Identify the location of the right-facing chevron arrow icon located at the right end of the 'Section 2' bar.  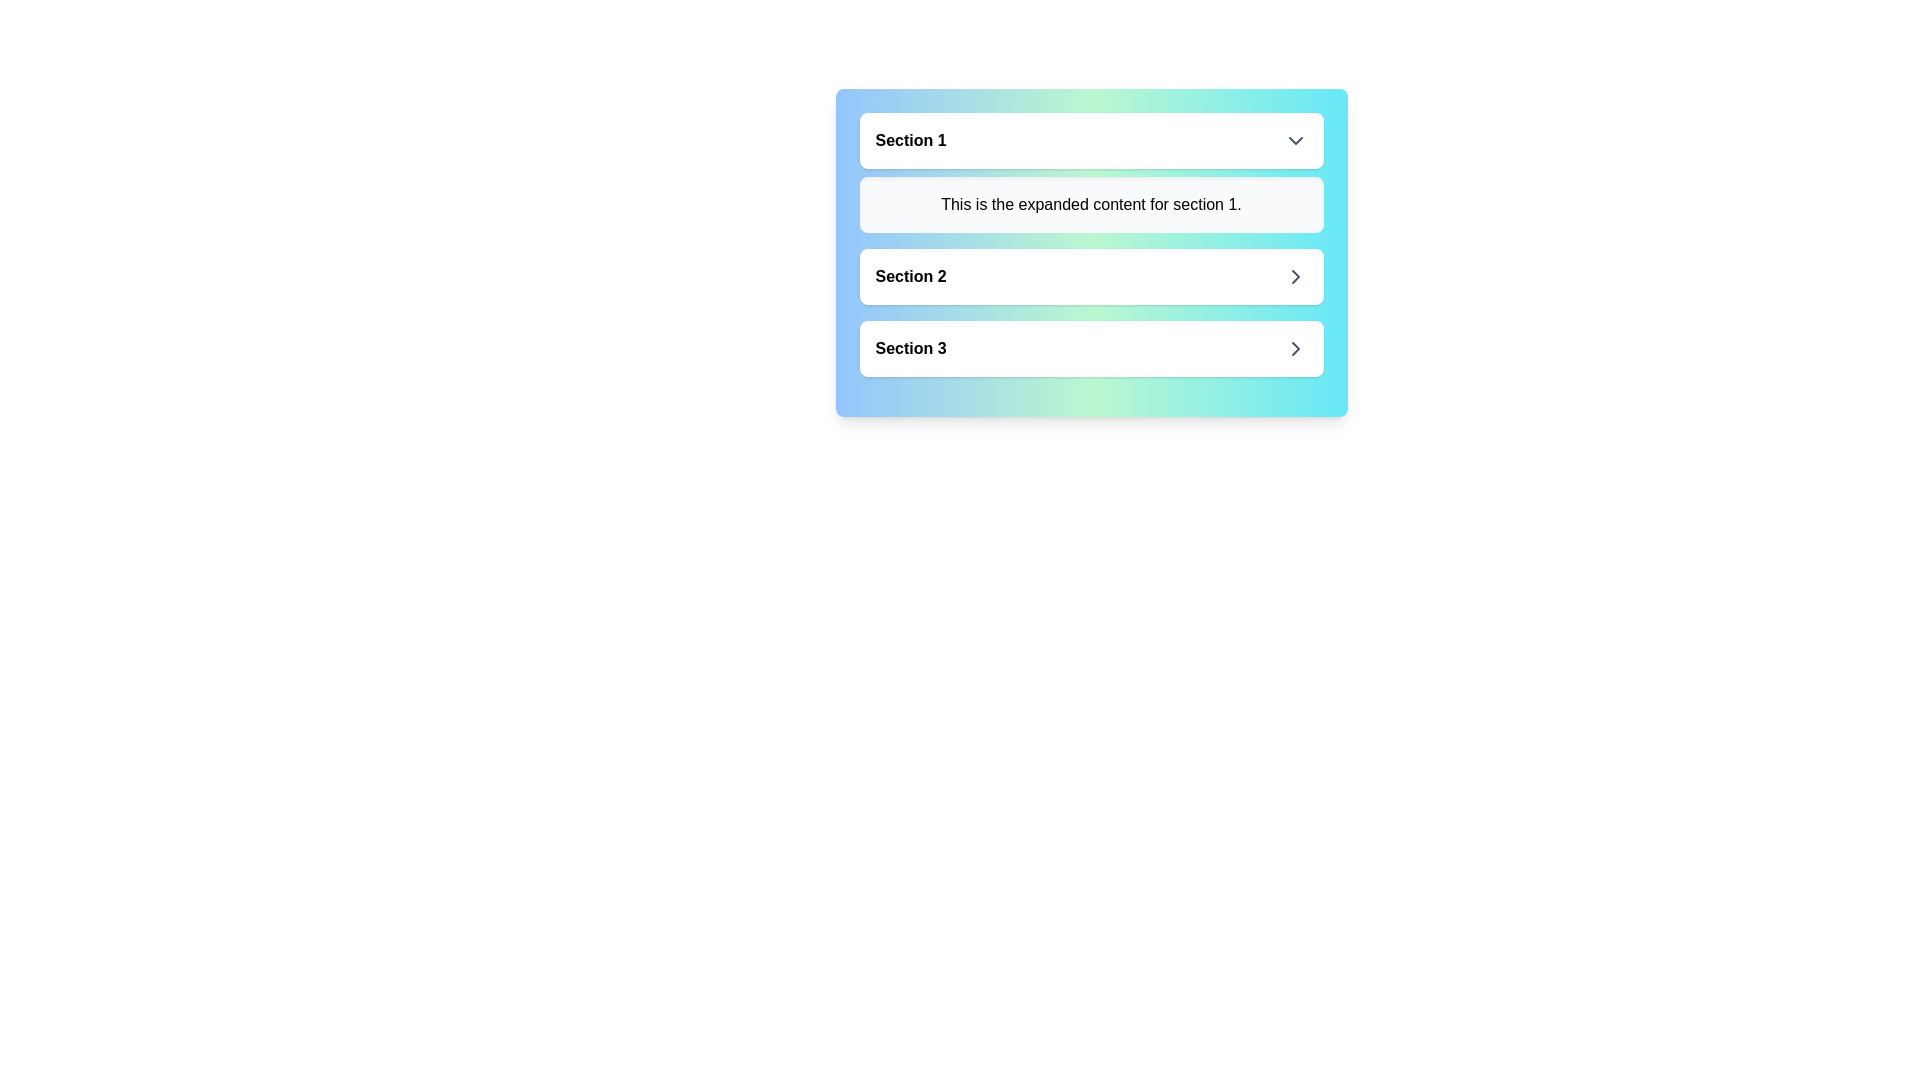
(1295, 277).